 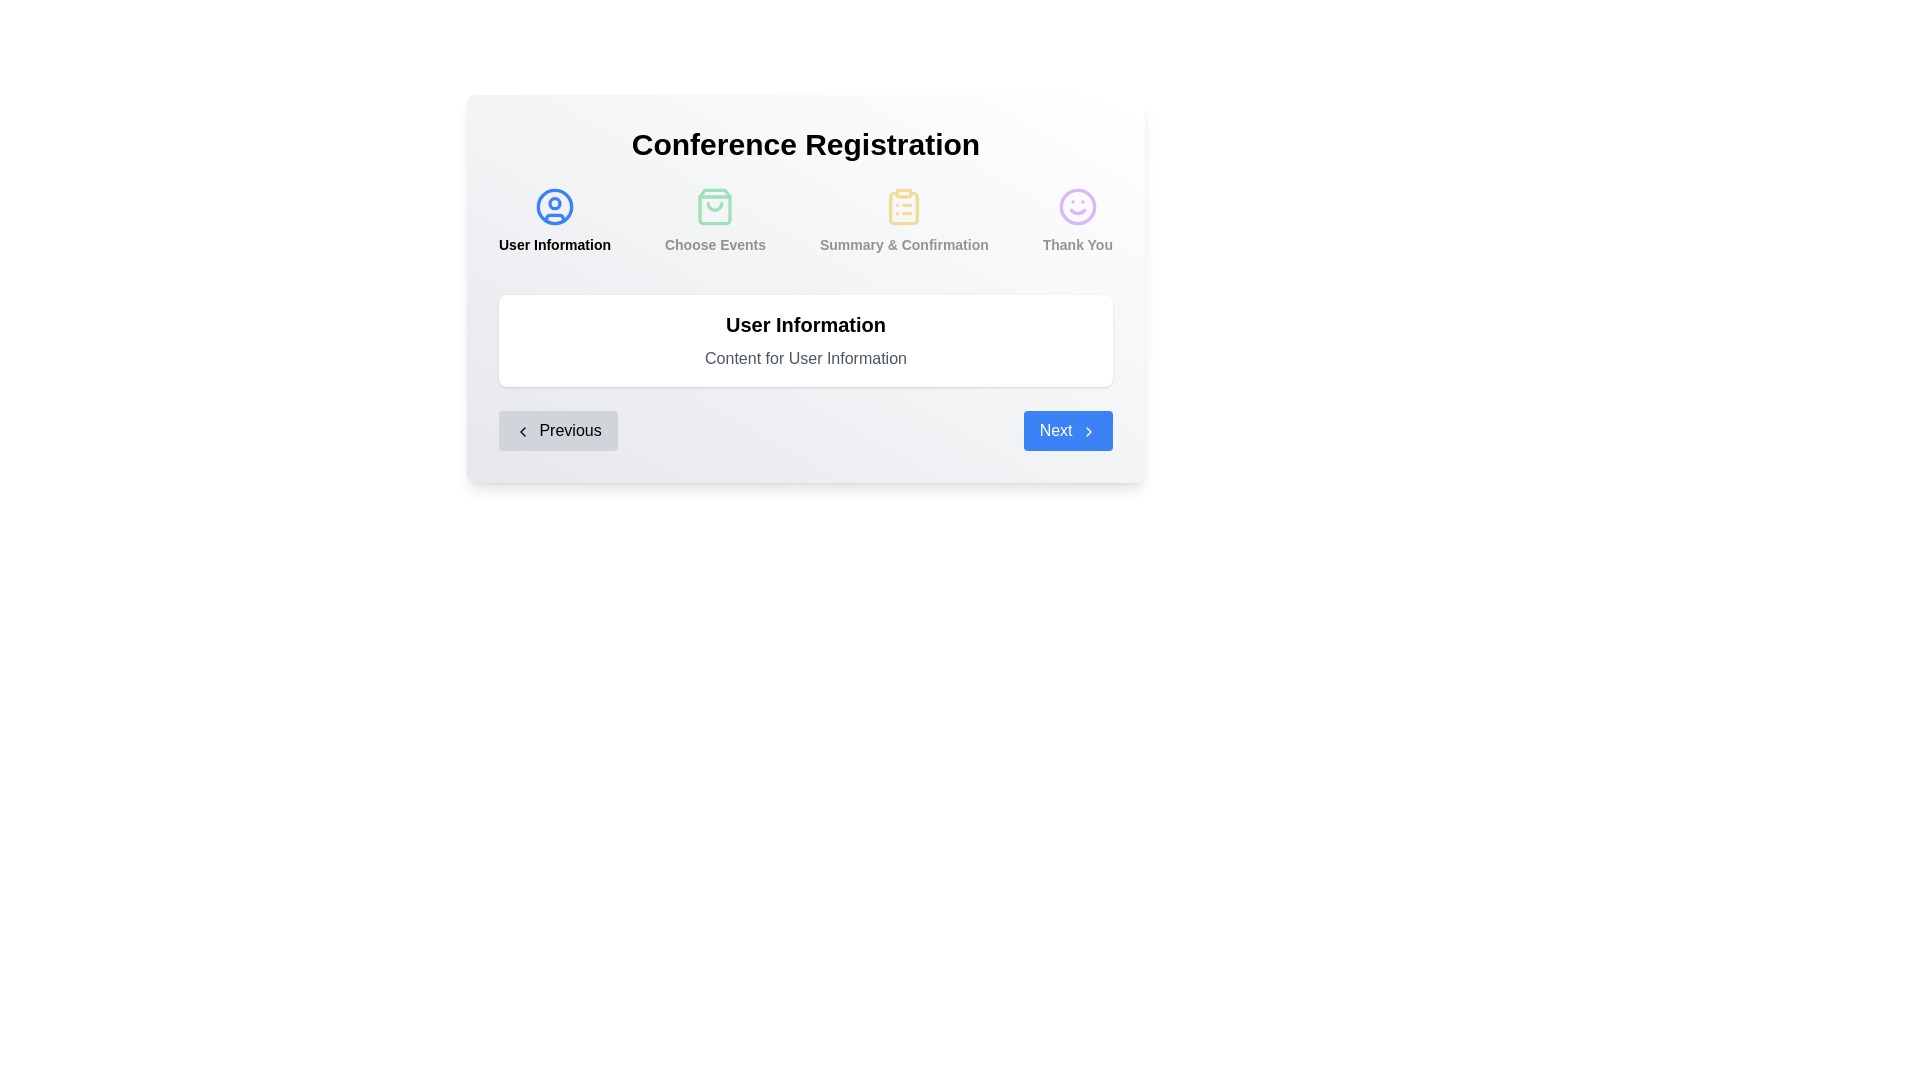 What do you see at coordinates (1076, 207) in the screenshot?
I see `the 'Thank You' icon located at the rightmost position in the navigation bar, adjacent to 'Summary & Confirmation'` at bounding box center [1076, 207].